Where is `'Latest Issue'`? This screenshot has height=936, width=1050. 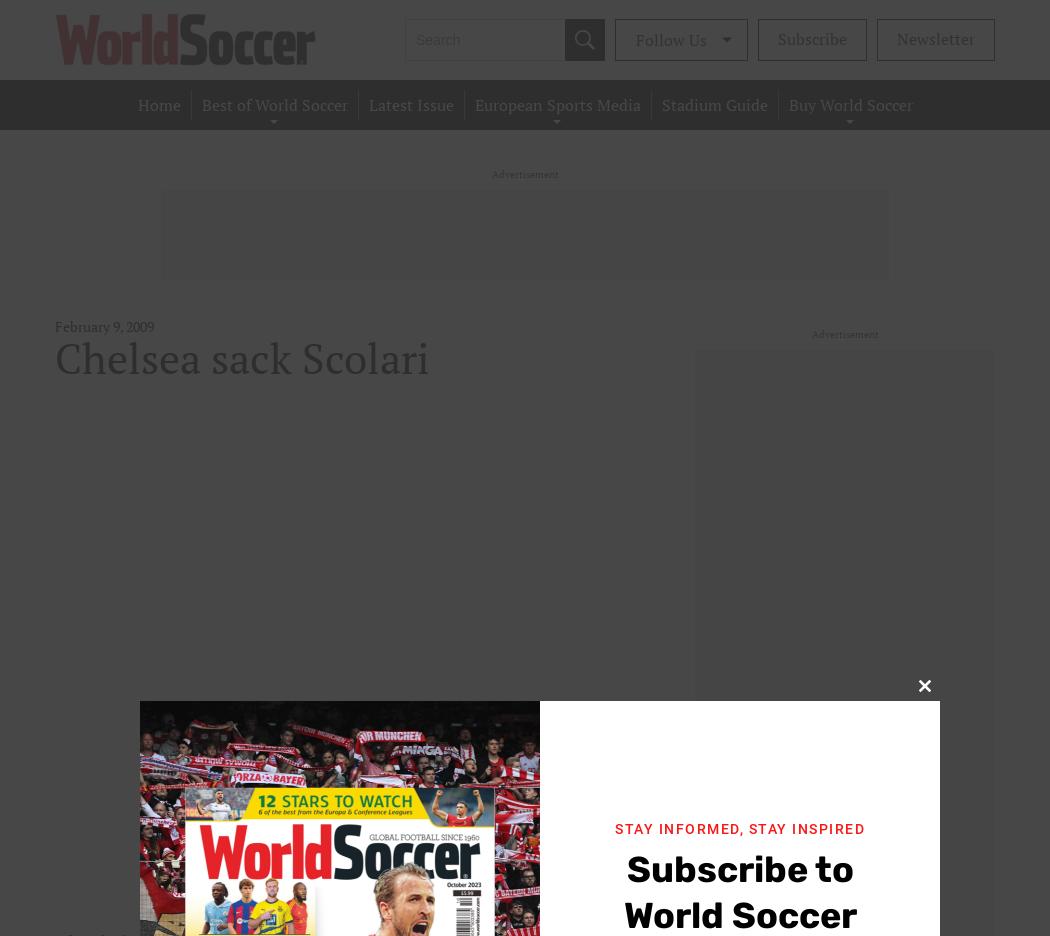 'Latest Issue' is located at coordinates (410, 104).